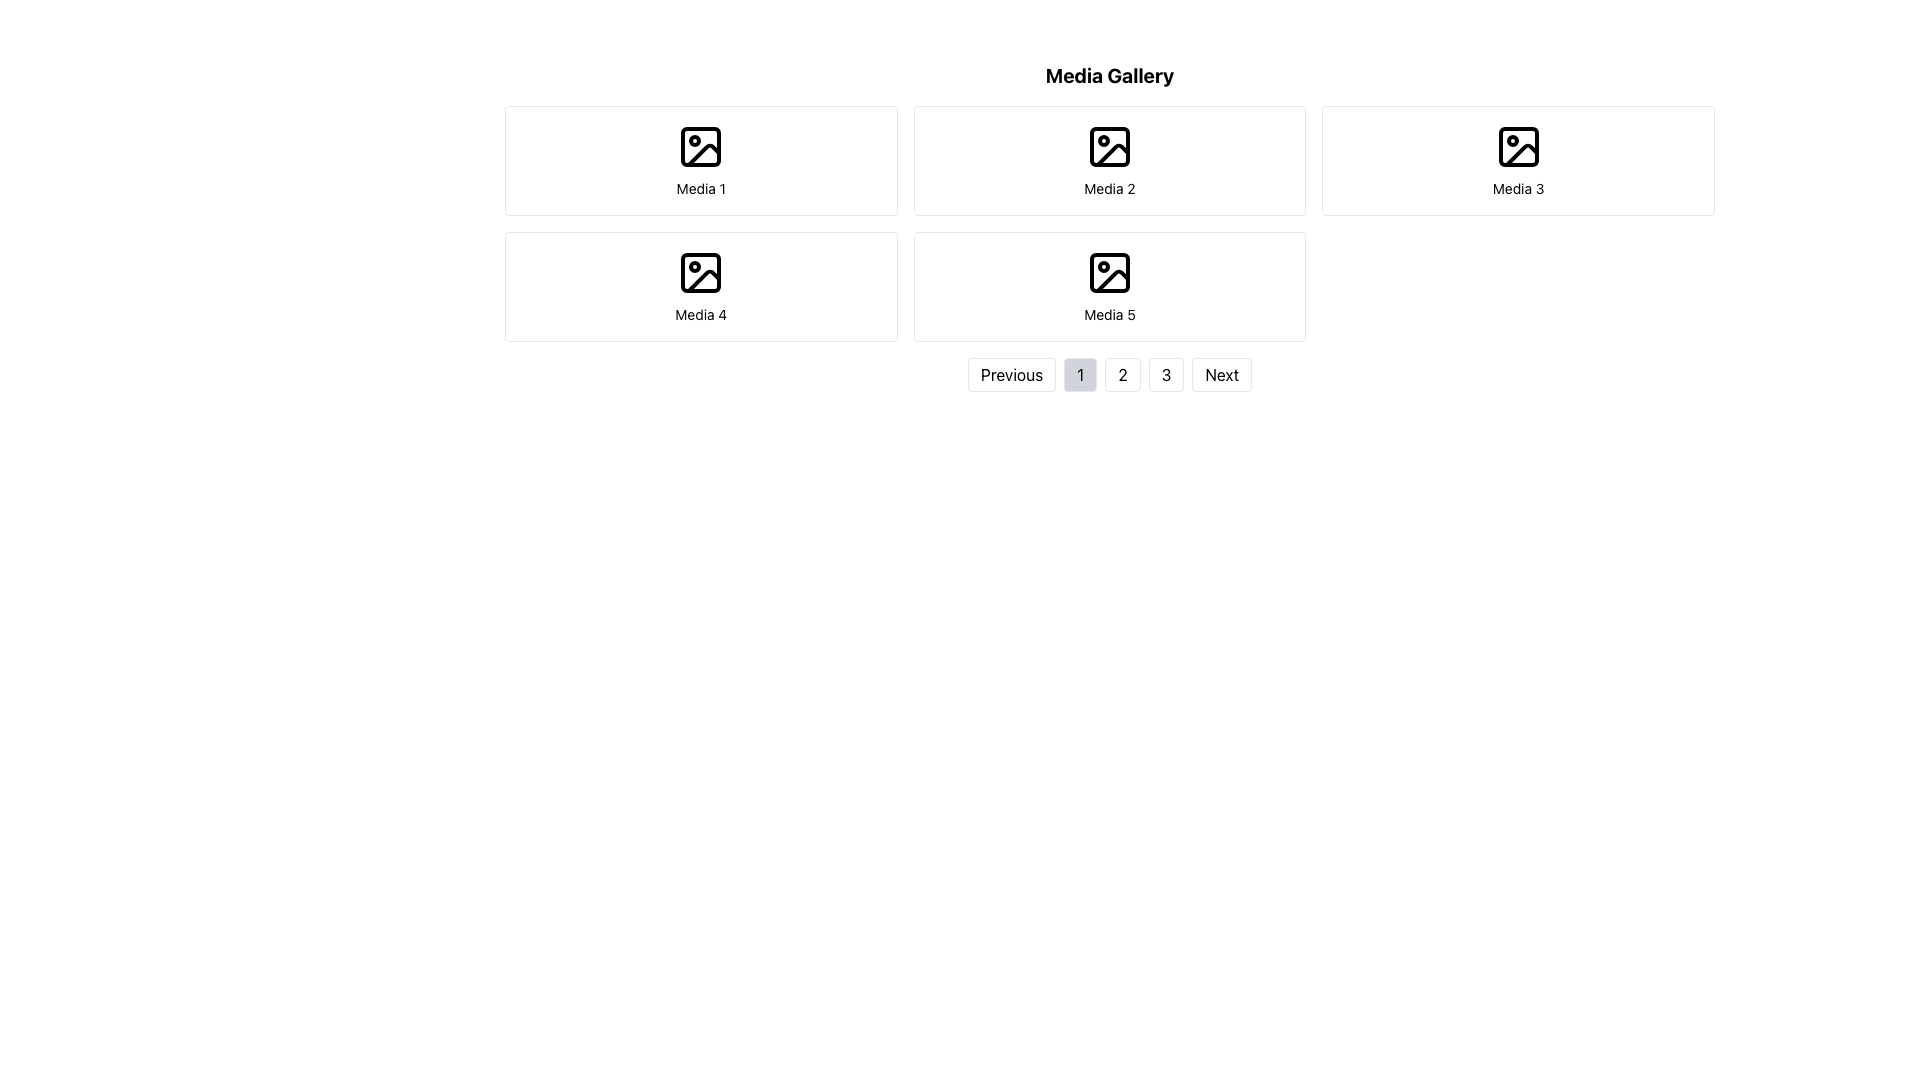 The width and height of the screenshot is (1920, 1080). What do you see at coordinates (701, 145) in the screenshot?
I see `the icon representing the image or placeholder for graphical media located at the center of the top-left card labeled 'Media 1' in the media grid` at bounding box center [701, 145].